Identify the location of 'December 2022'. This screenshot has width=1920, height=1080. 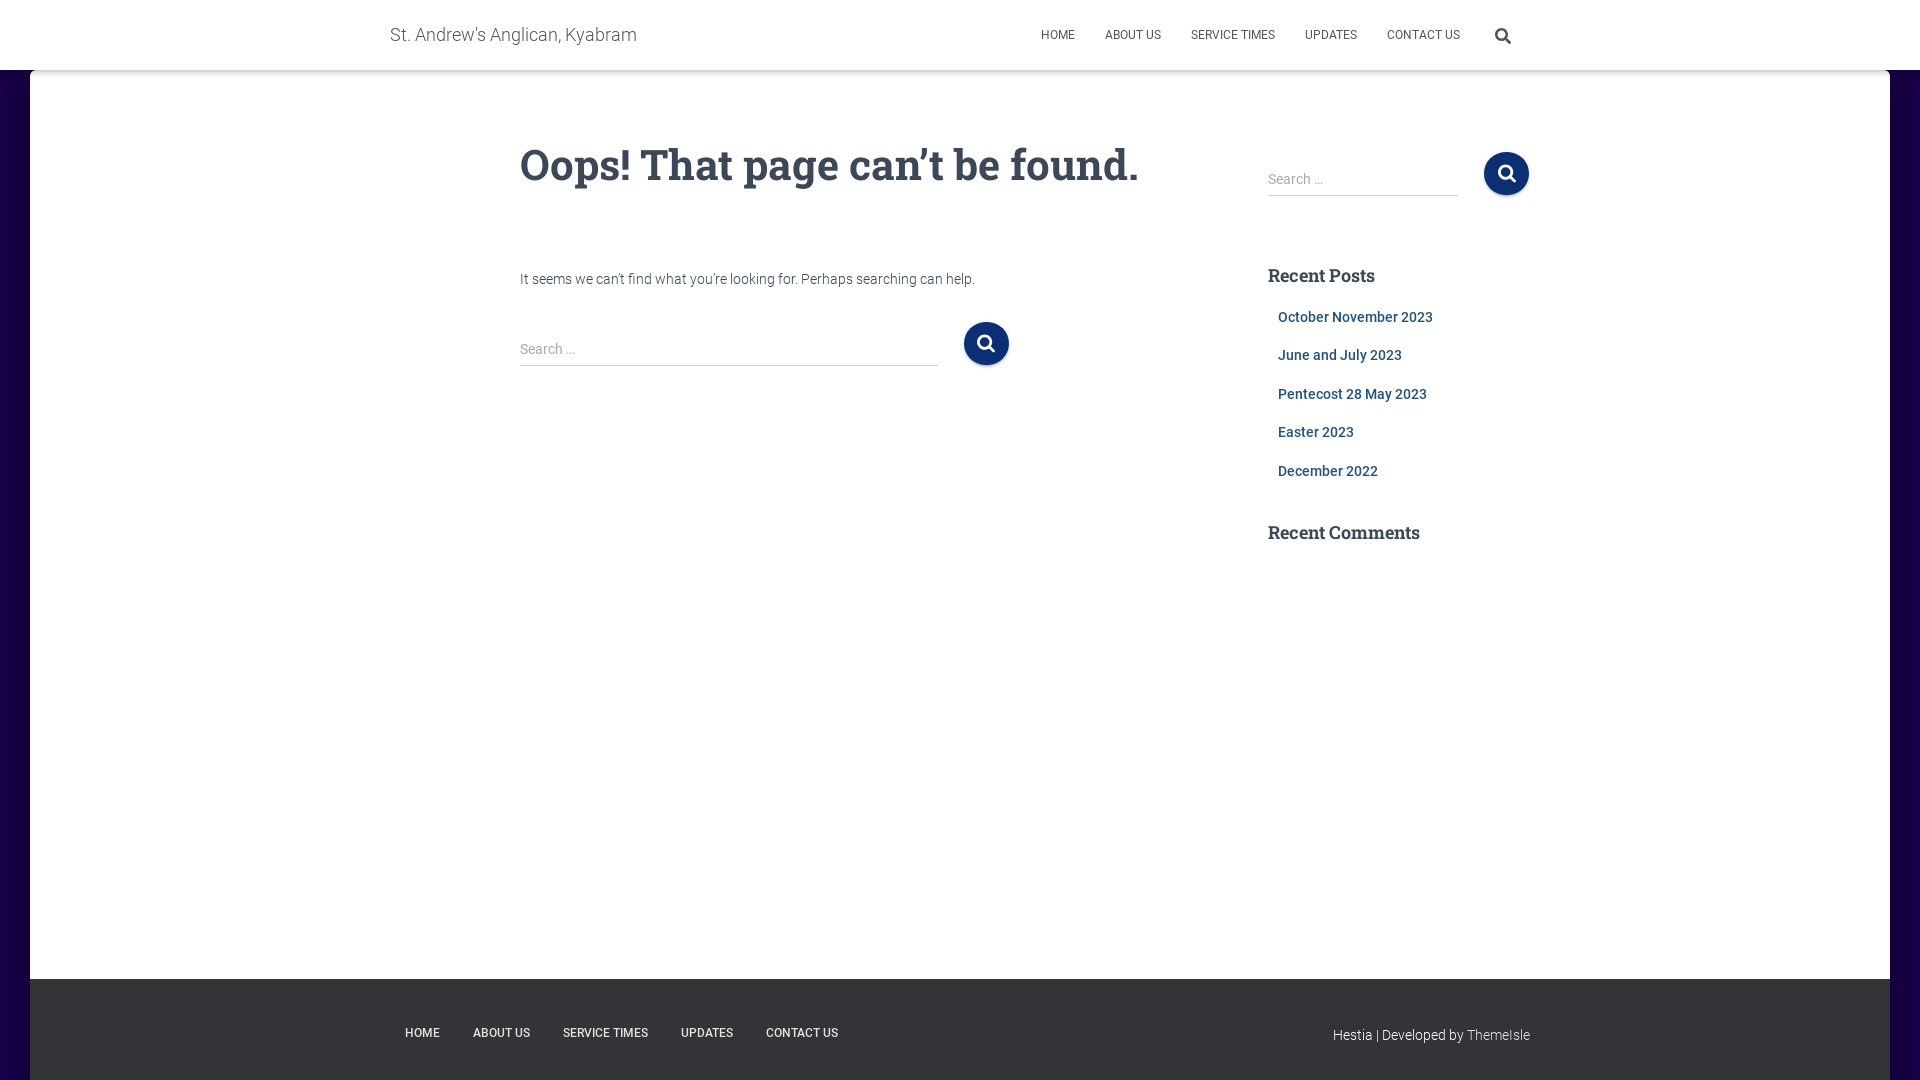
(1276, 470).